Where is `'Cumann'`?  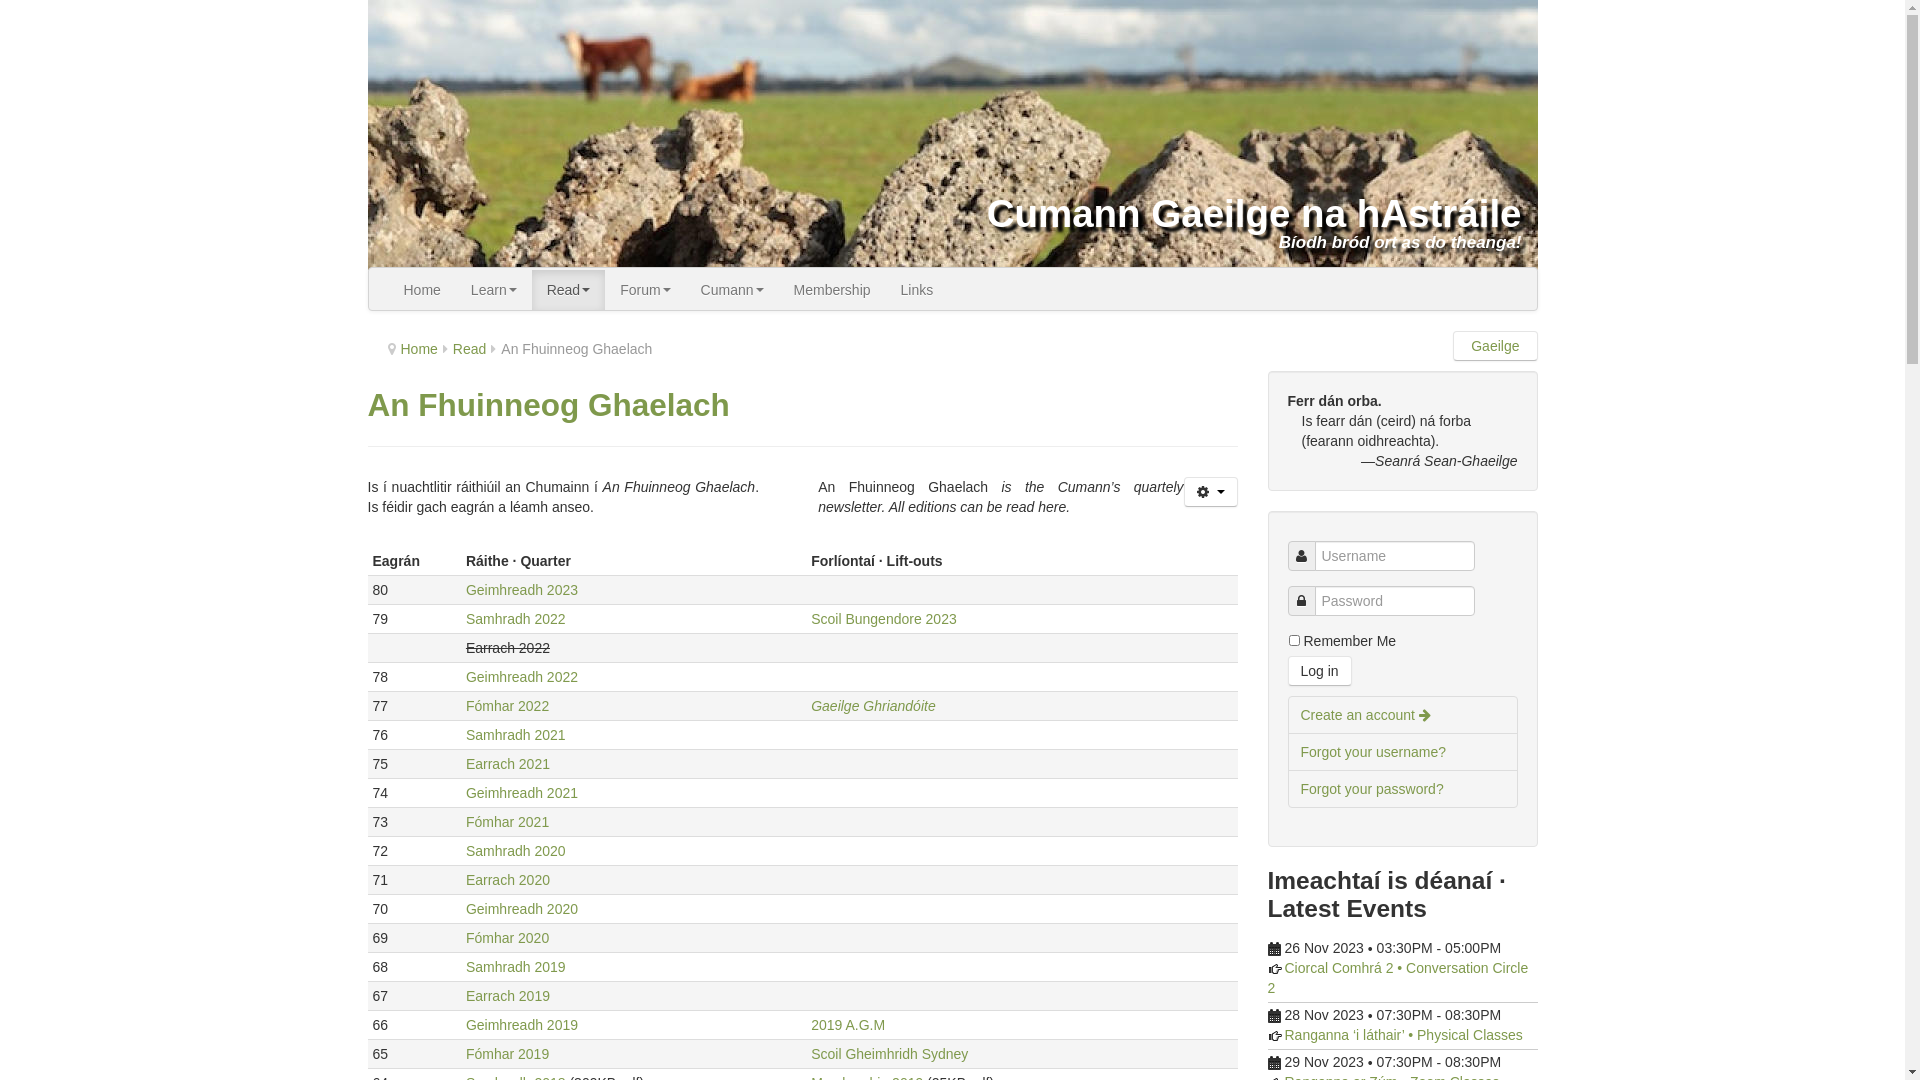
'Cumann' is located at coordinates (686, 289).